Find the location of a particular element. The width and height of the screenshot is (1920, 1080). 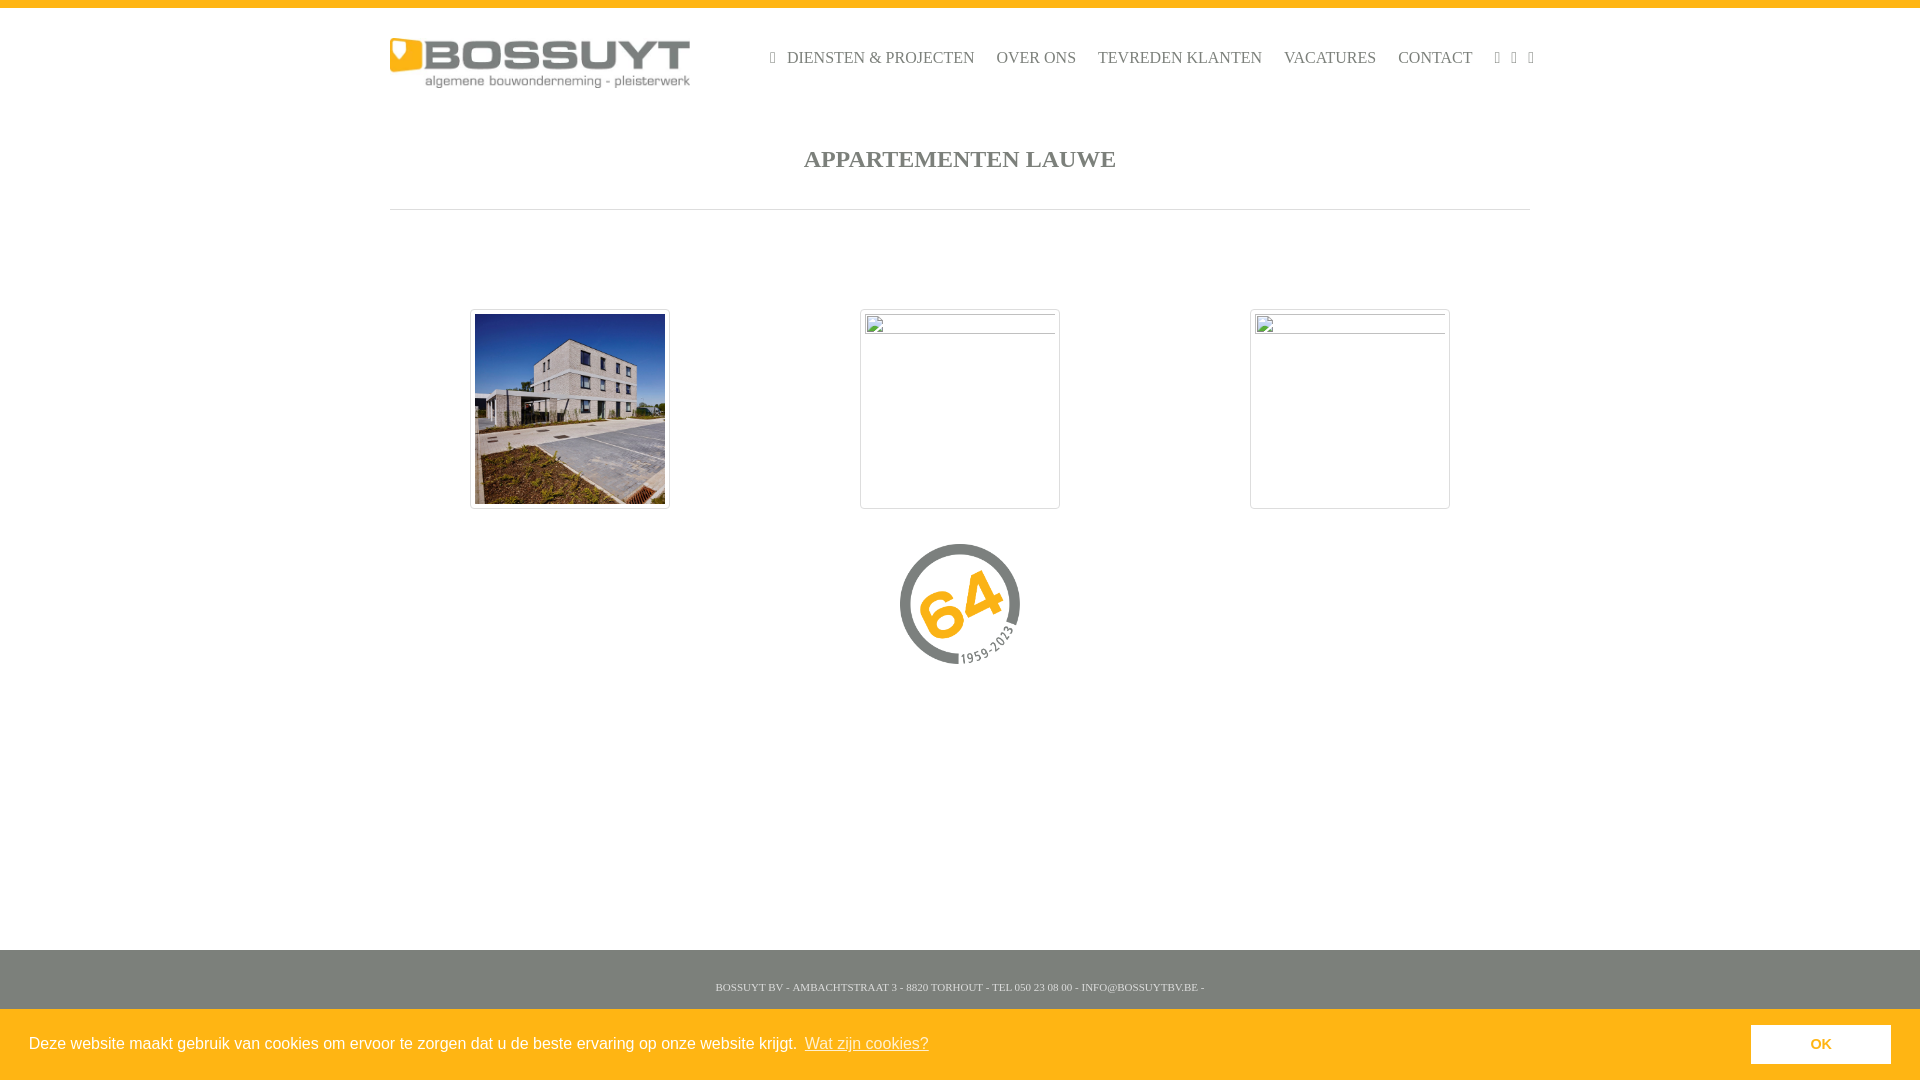

'VACATURES' is located at coordinates (1329, 56).